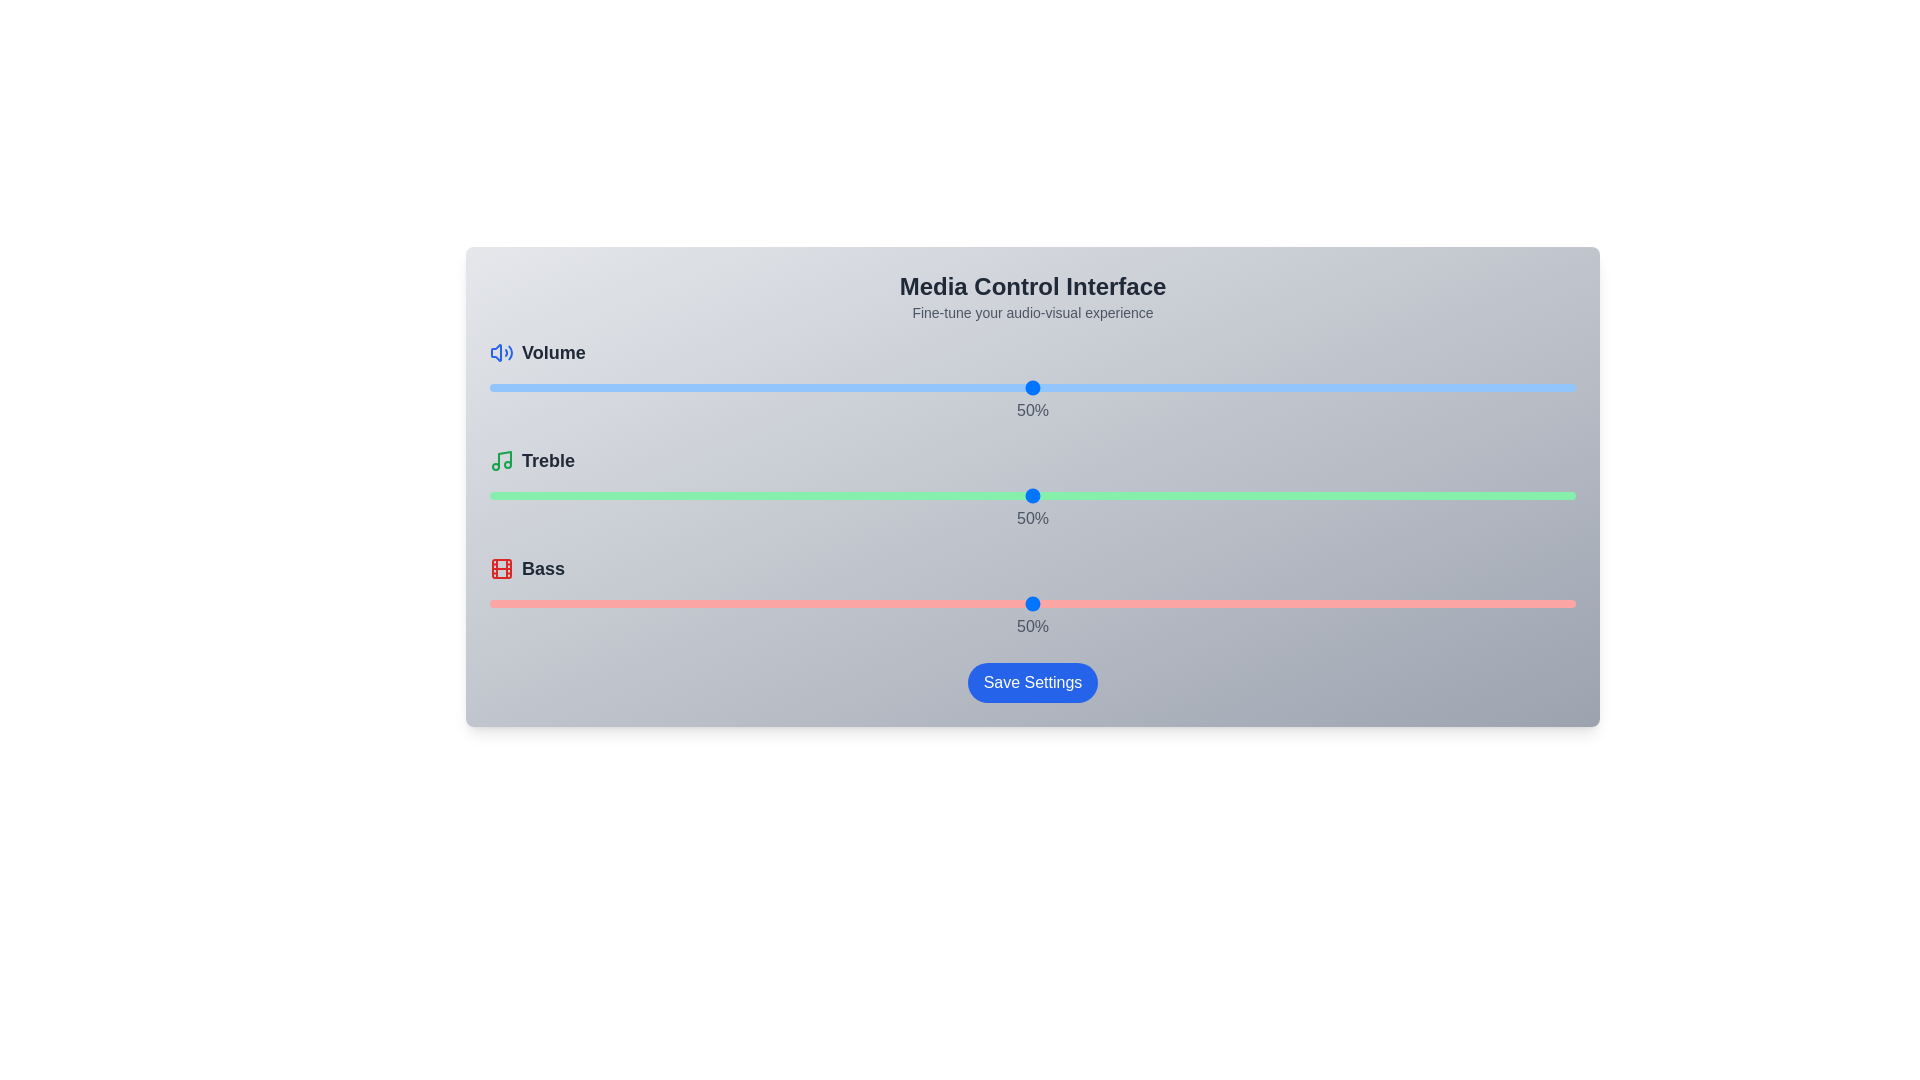  What do you see at coordinates (1163, 388) in the screenshot?
I see `the slider value` at bounding box center [1163, 388].